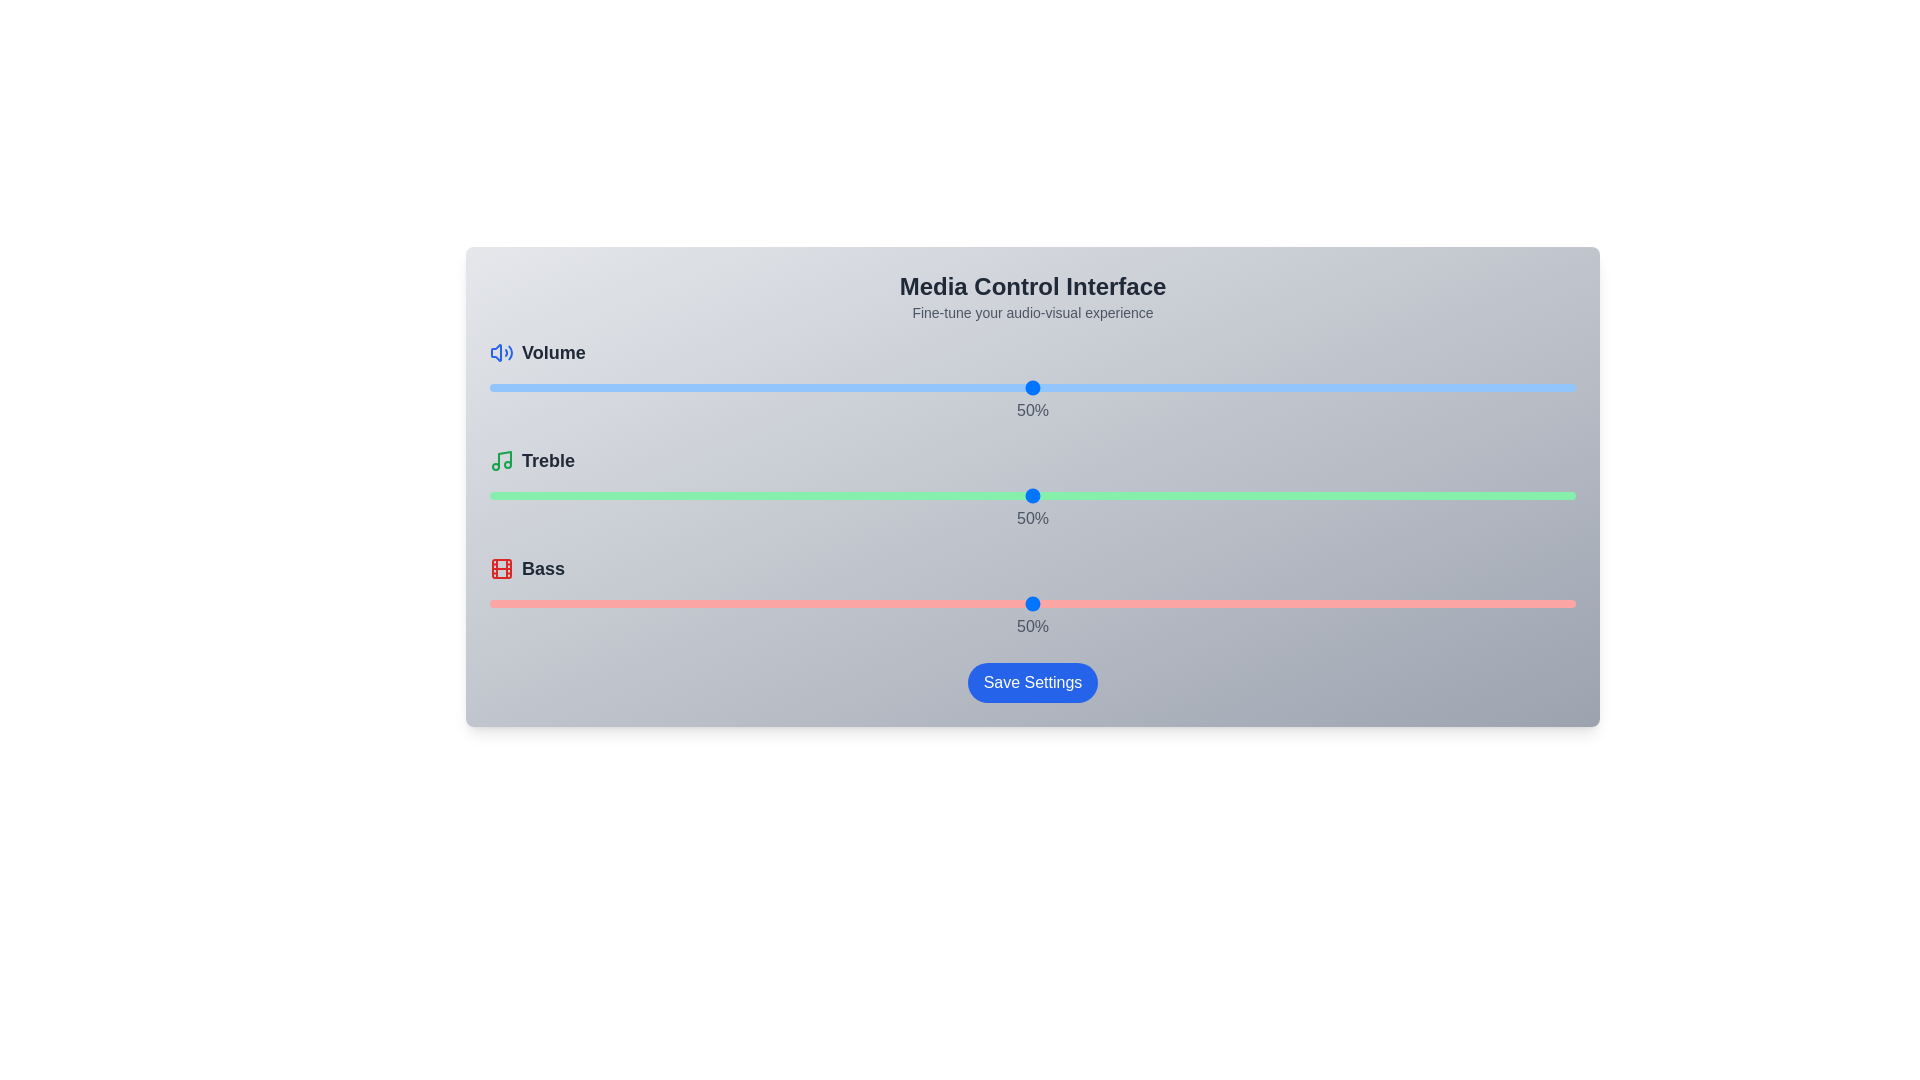  What do you see at coordinates (1163, 388) in the screenshot?
I see `the slider value` at bounding box center [1163, 388].